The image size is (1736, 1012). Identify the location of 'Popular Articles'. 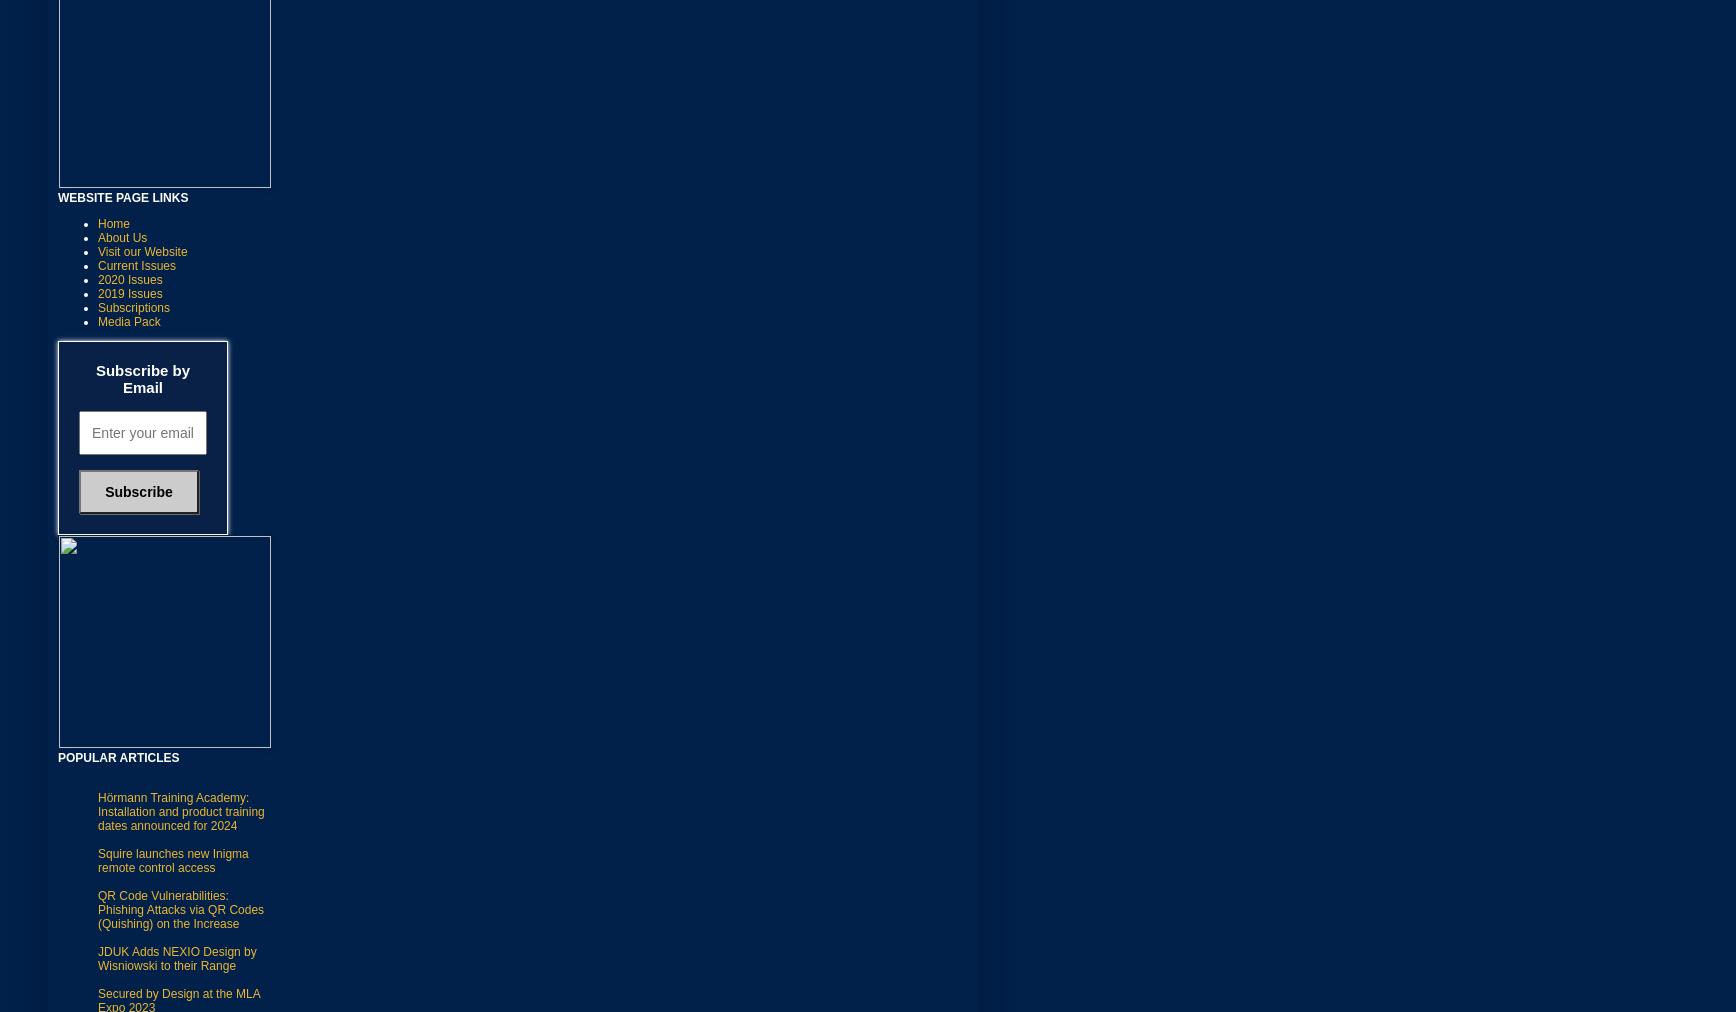
(118, 756).